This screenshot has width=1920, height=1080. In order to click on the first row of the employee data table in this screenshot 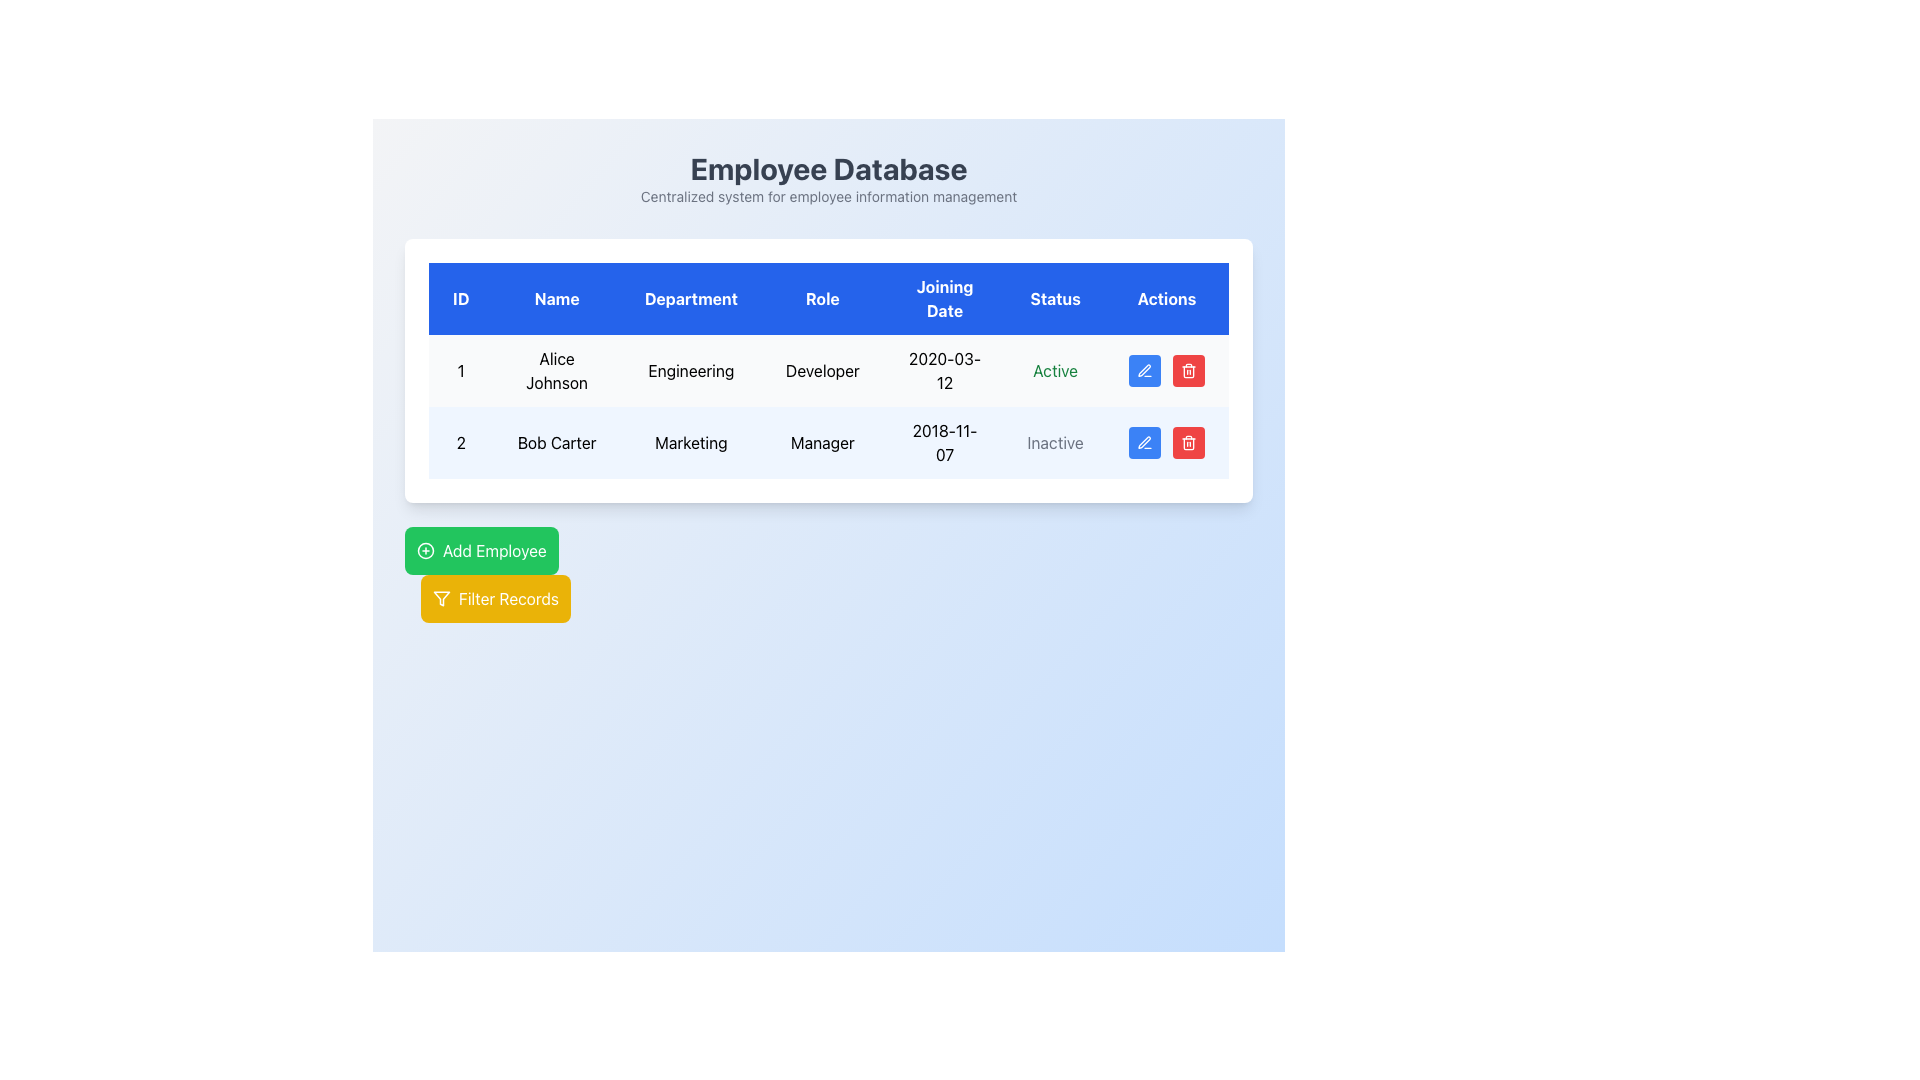, I will do `click(829, 370)`.